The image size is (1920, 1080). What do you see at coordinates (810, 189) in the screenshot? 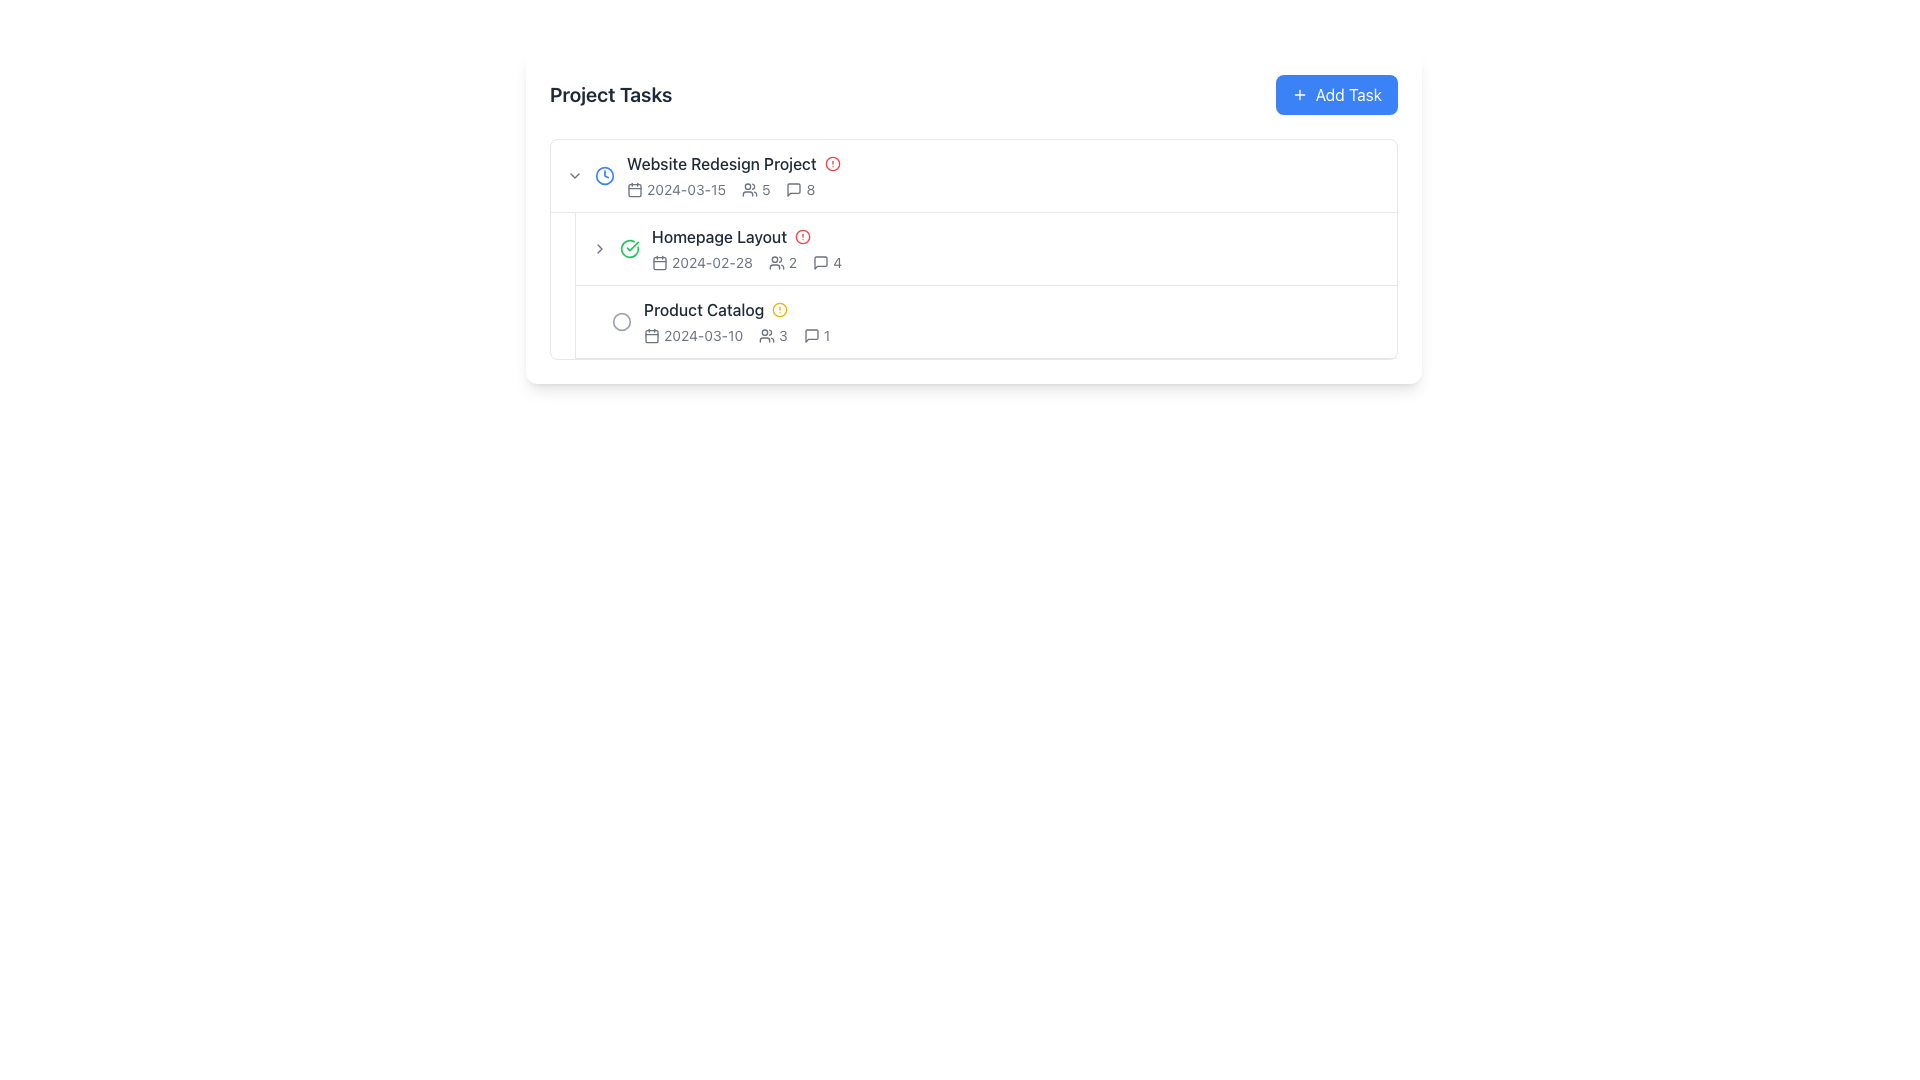
I see `the static text label displaying the count of comments associated with the 'Website Redesign Project', located to the right of the speech bubble icon` at bounding box center [810, 189].